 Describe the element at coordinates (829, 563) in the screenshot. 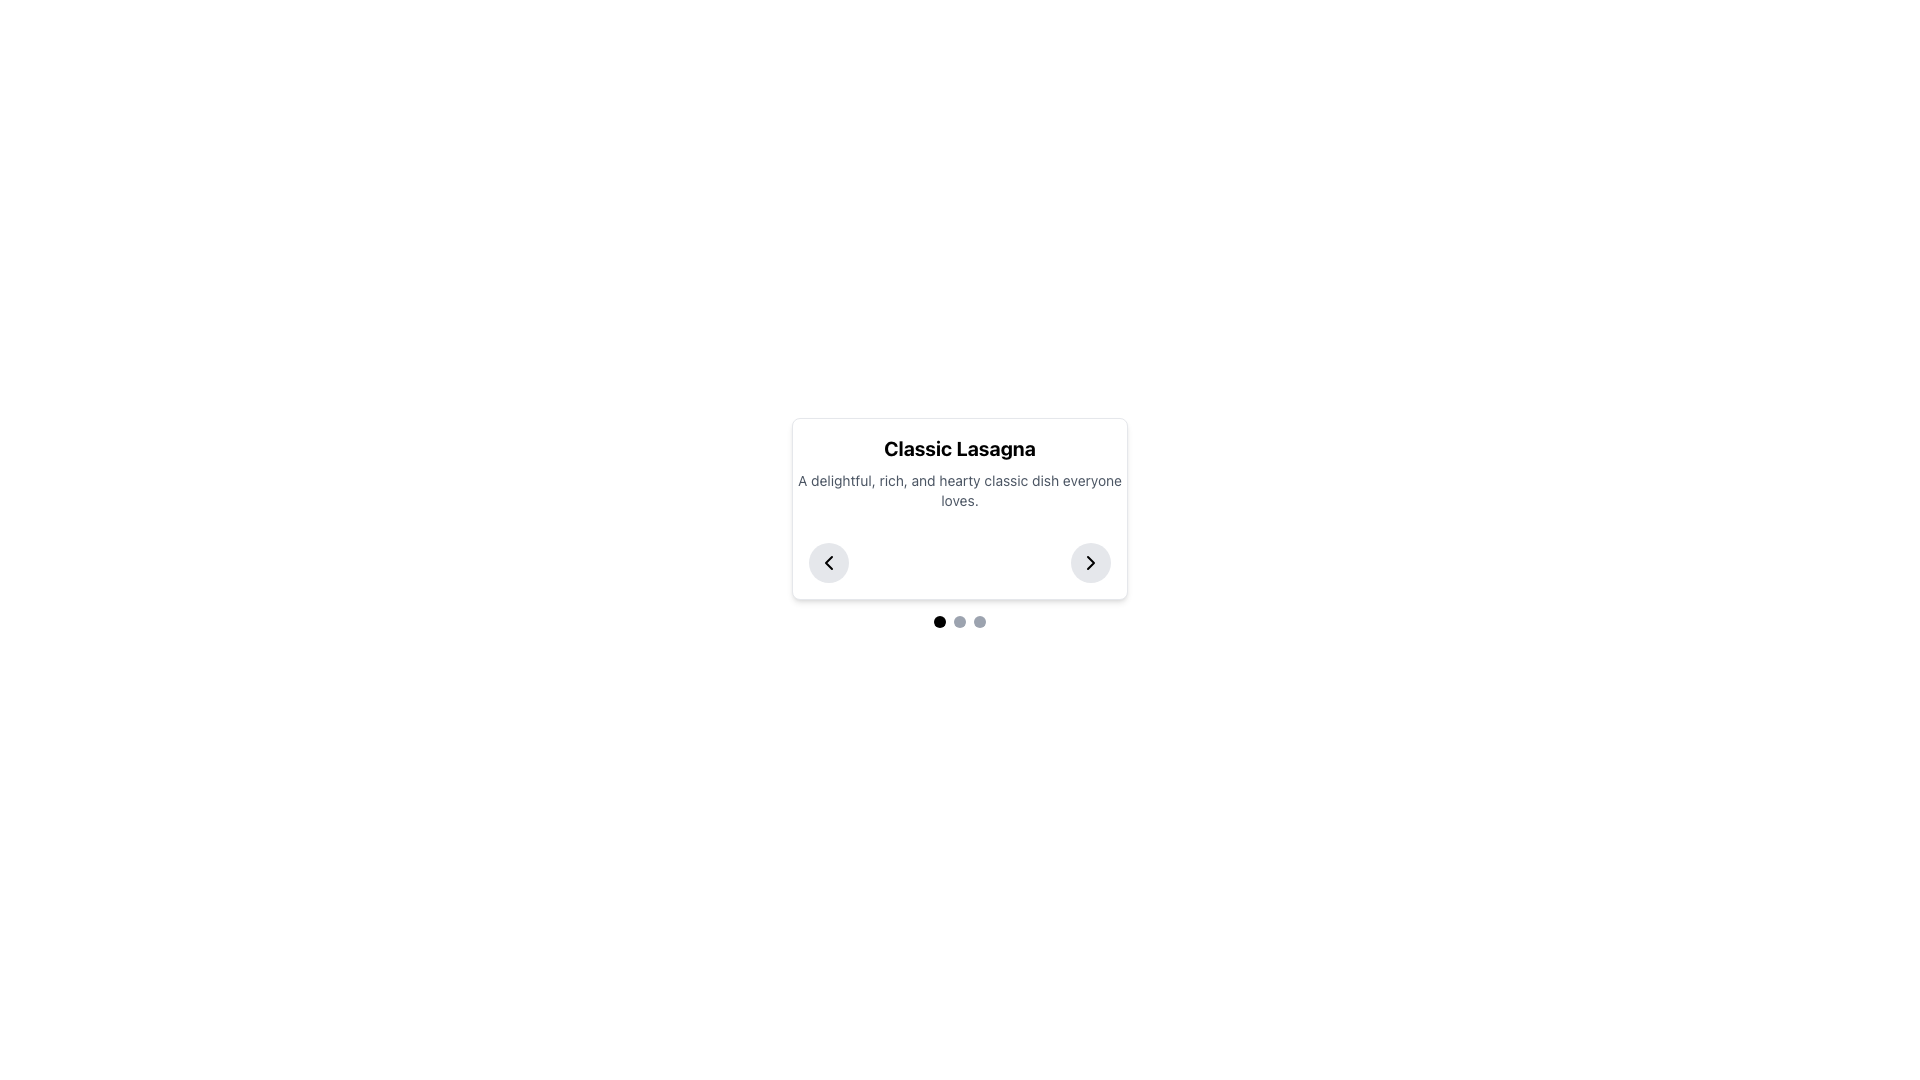

I see `the left navigation button icon located within the circular button on the left-hand side of the card interface displaying 'Classic Lasagna' and its subtitle` at that location.